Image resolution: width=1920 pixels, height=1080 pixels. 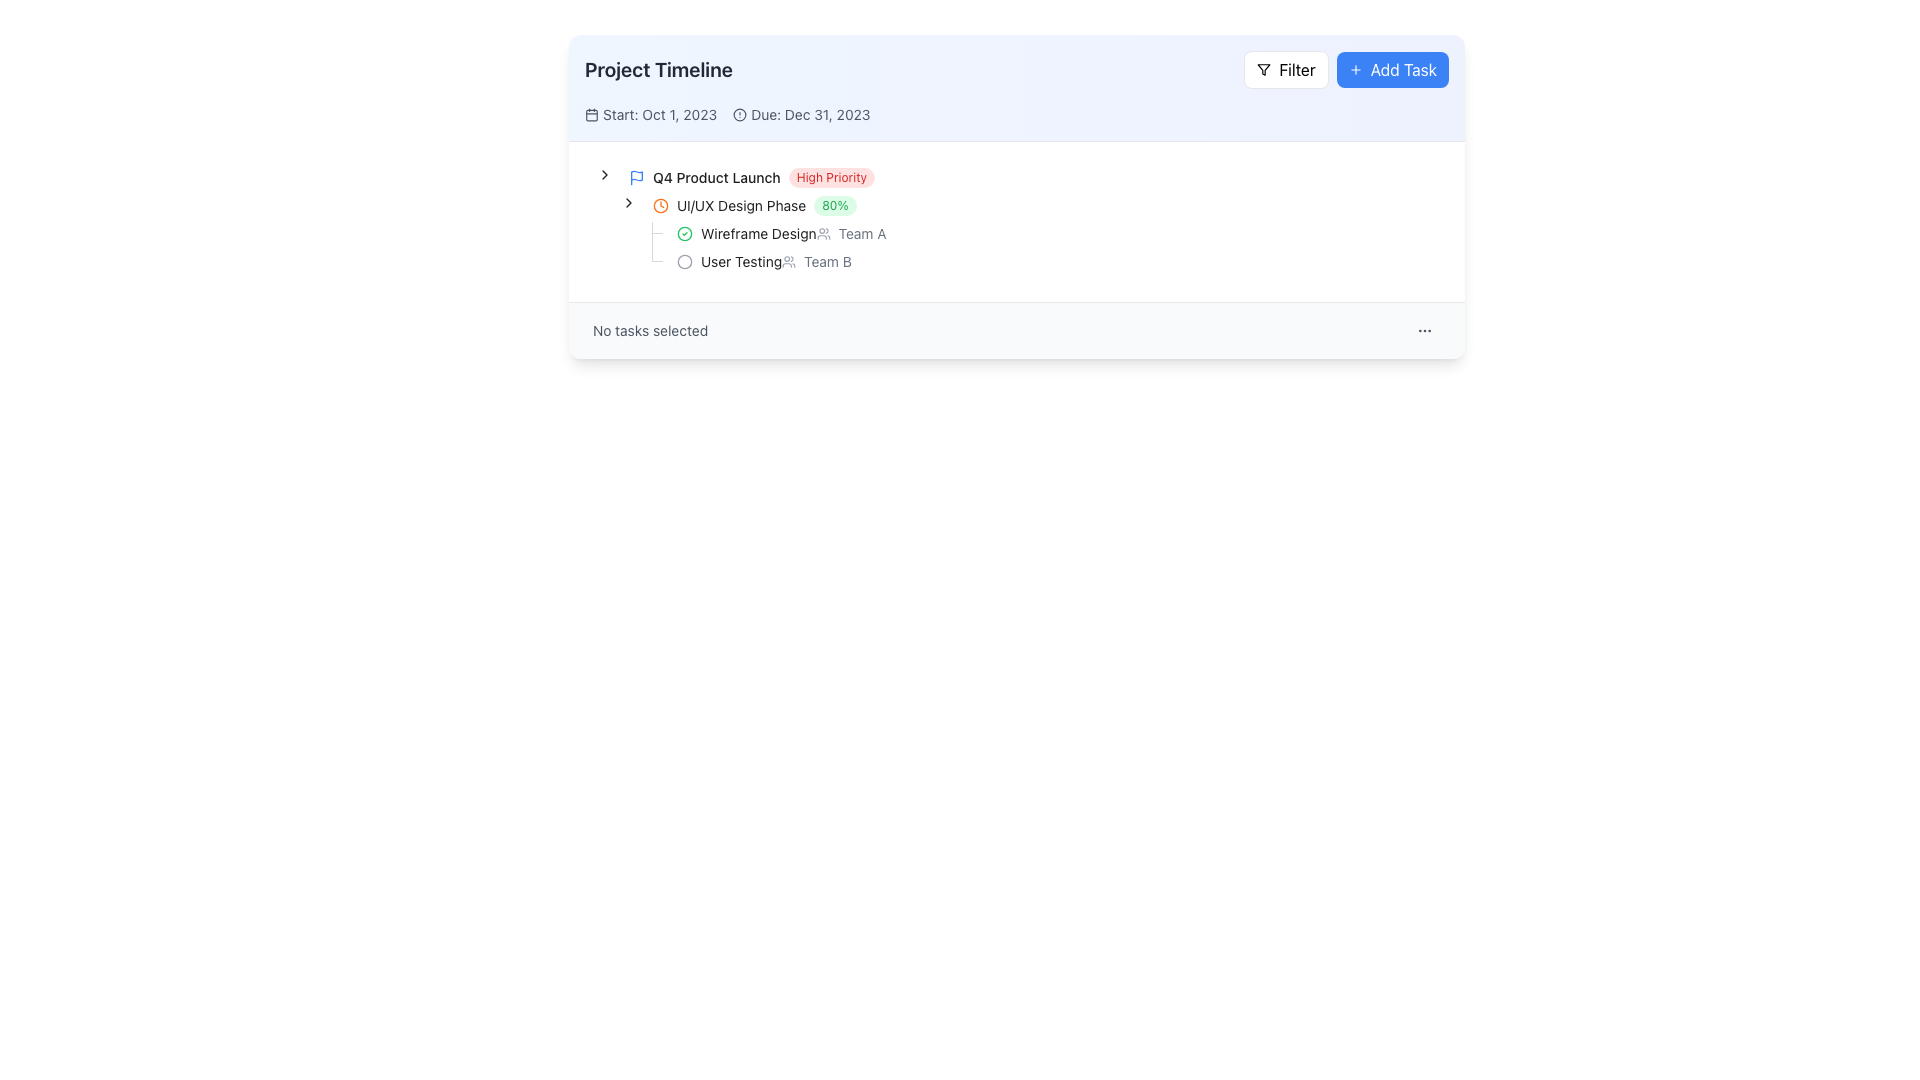 I want to click on the indentation marker line located to the leftmost side of the 'Wireframe Design Team A' item in the navigation tree structure, so click(x=616, y=233).